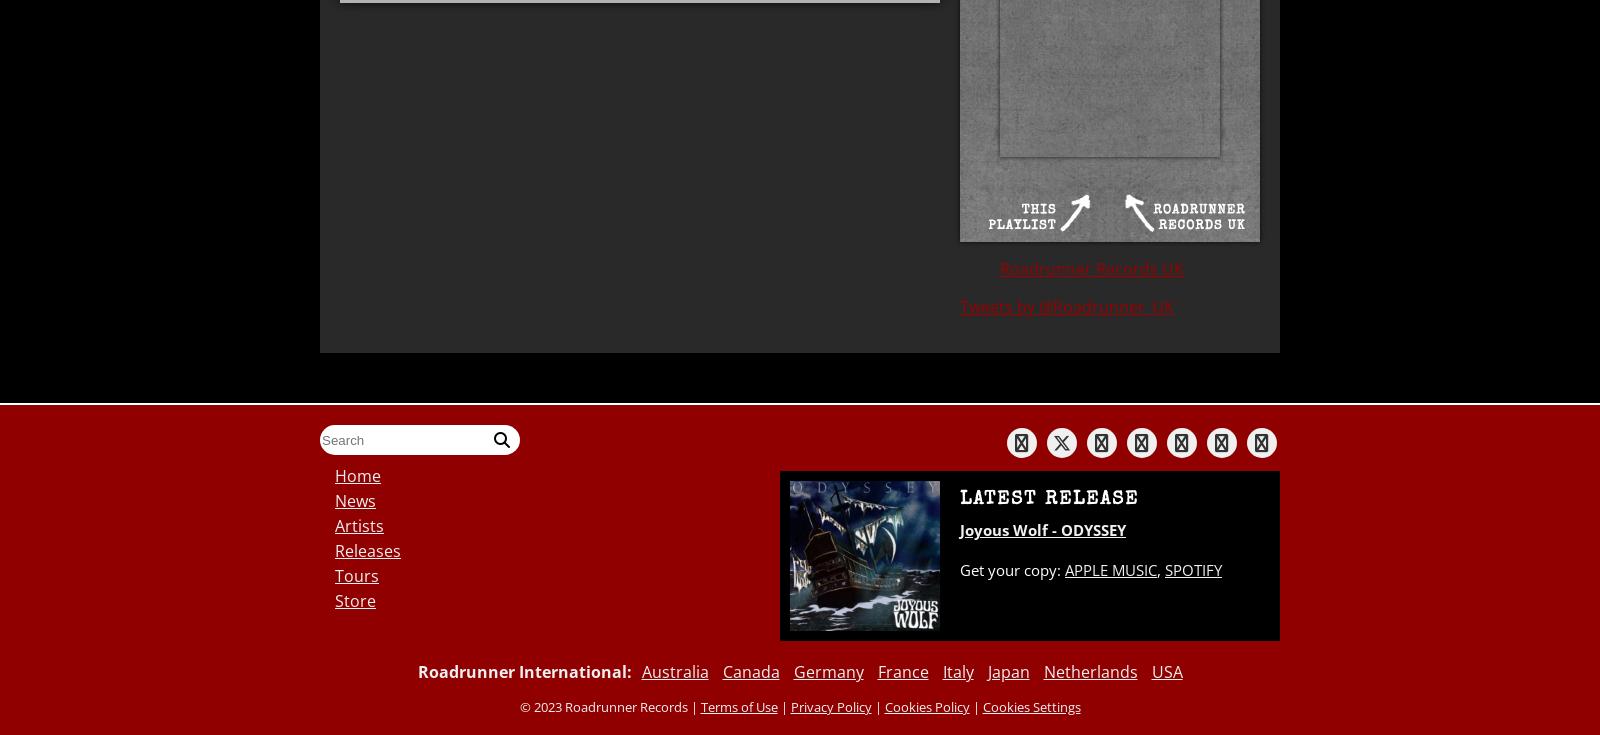 Image resolution: width=1600 pixels, height=735 pixels. What do you see at coordinates (356, 575) in the screenshot?
I see `'Tours'` at bounding box center [356, 575].